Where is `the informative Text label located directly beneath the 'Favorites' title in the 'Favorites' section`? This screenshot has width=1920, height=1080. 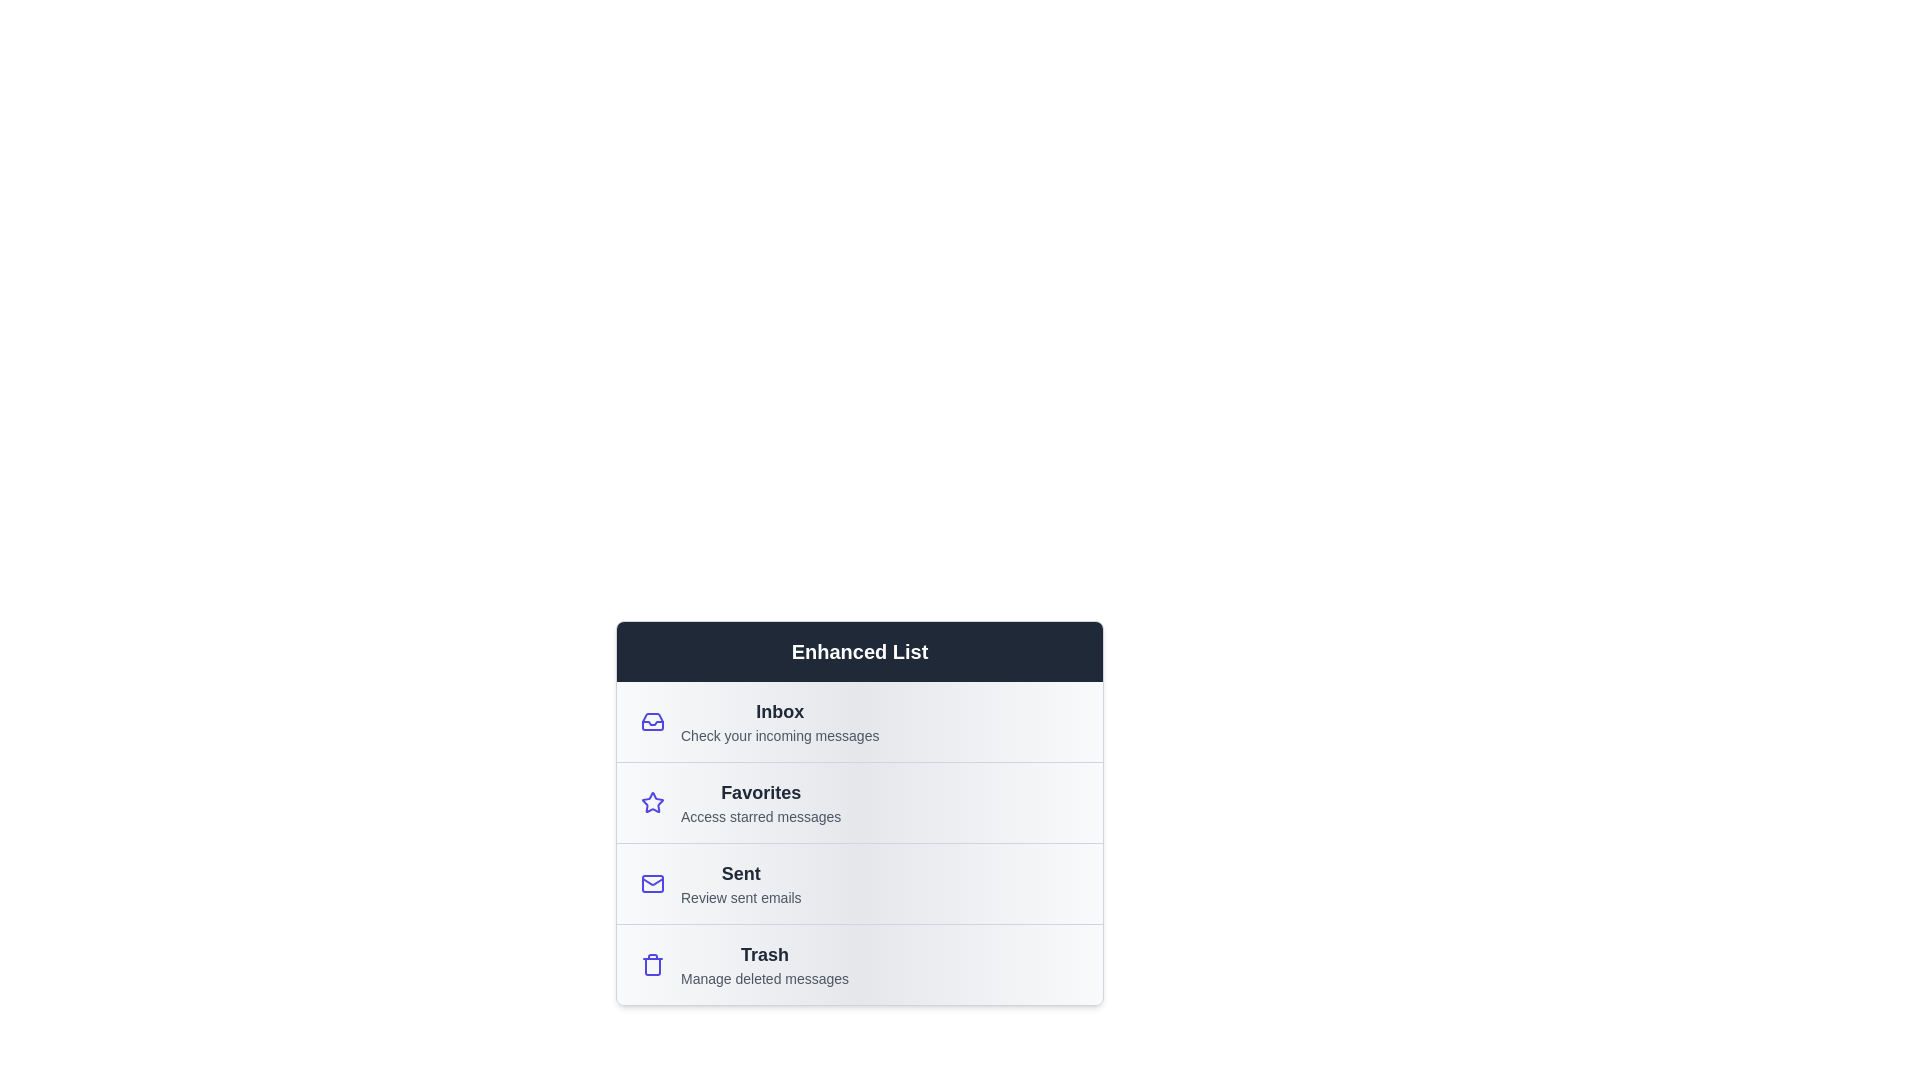
the informative Text label located directly beneath the 'Favorites' title in the 'Favorites' section is located at coordinates (760, 817).